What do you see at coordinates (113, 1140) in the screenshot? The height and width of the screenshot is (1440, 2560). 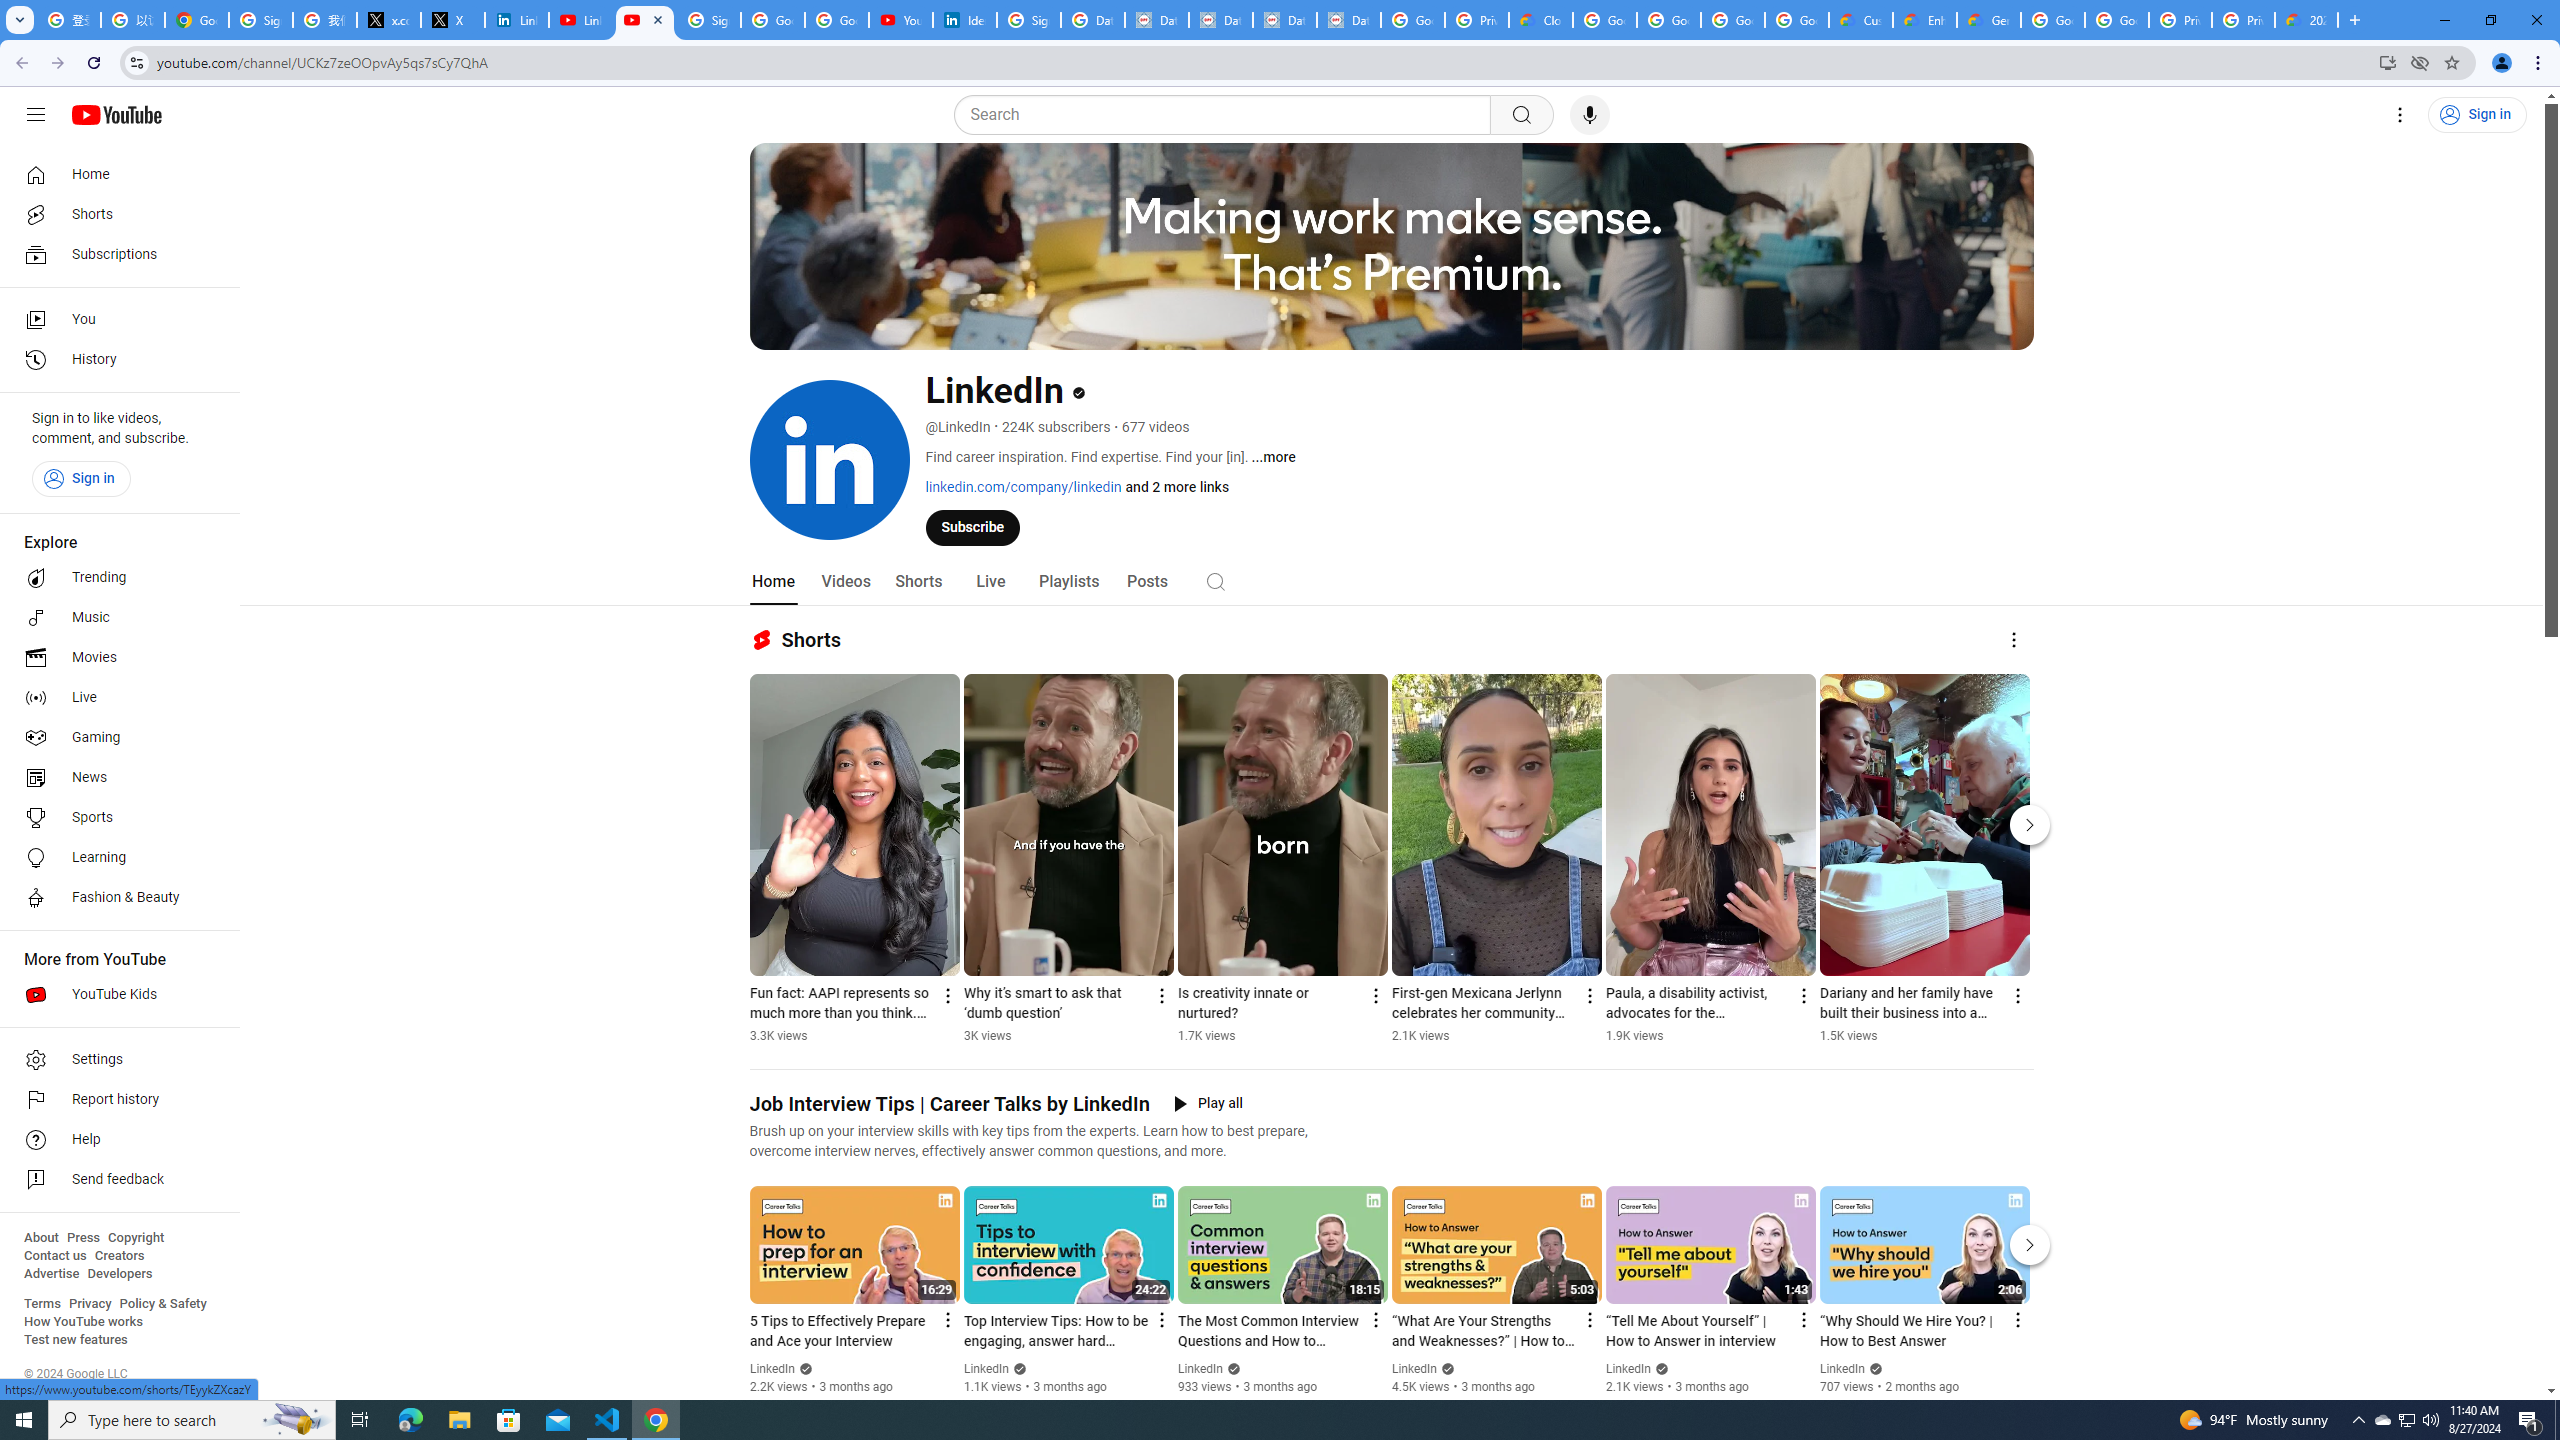 I see `'Help'` at bounding box center [113, 1140].